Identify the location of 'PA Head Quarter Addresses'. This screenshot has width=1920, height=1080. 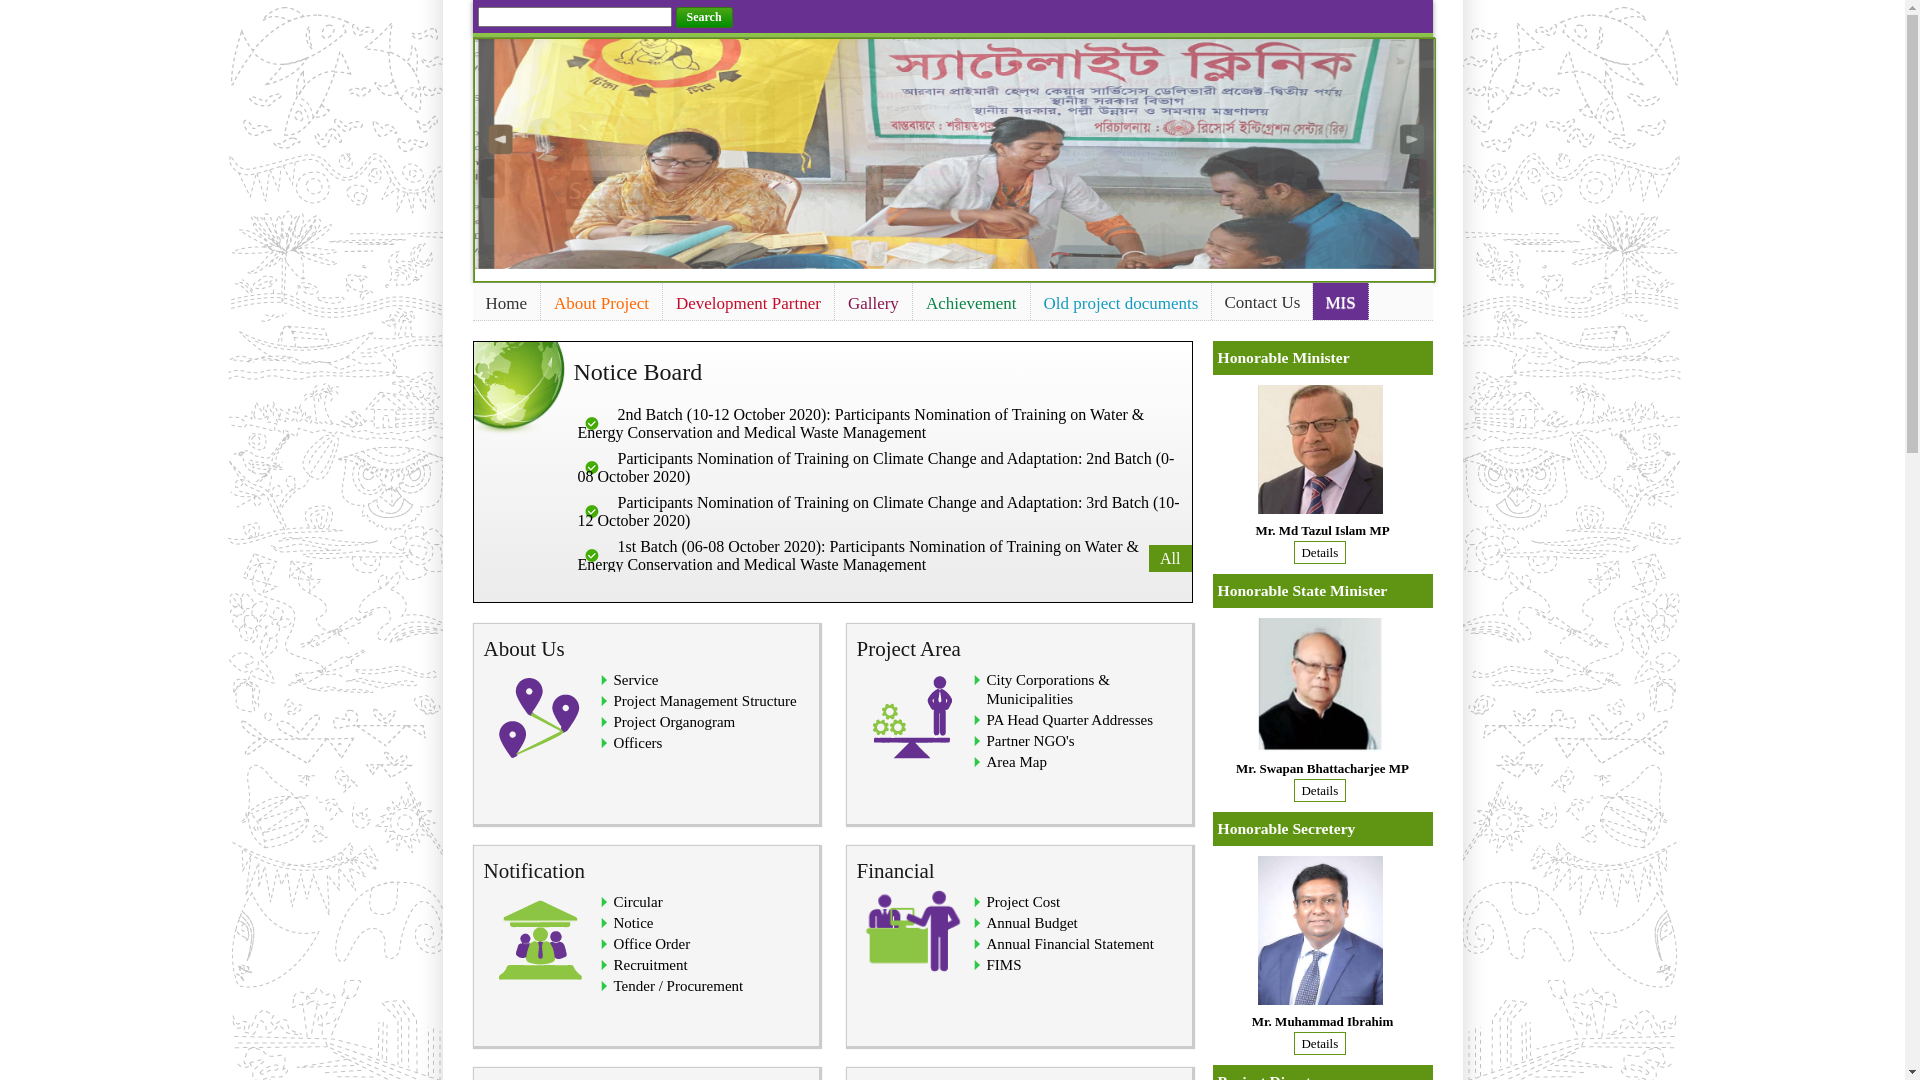
(1068, 720).